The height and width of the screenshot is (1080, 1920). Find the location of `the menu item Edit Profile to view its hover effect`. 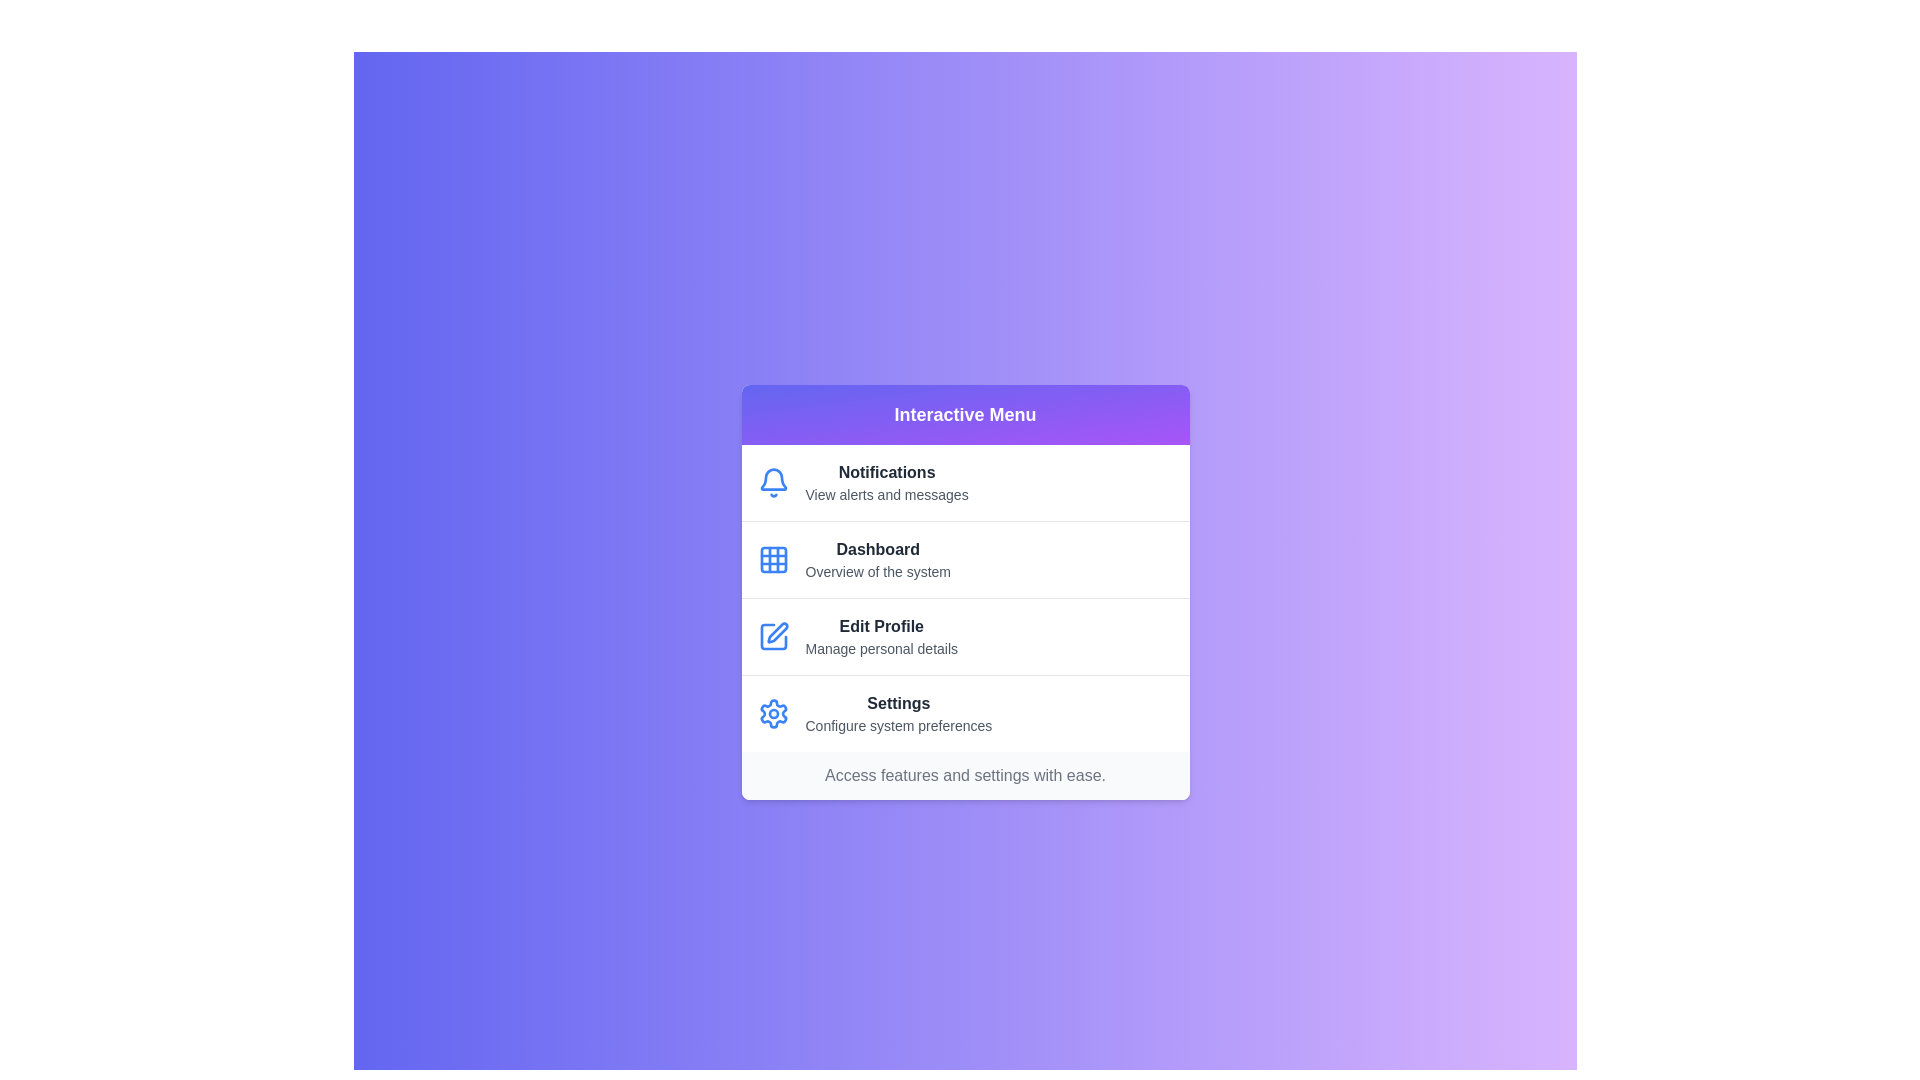

the menu item Edit Profile to view its hover effect is located at coordinates (965, 636).